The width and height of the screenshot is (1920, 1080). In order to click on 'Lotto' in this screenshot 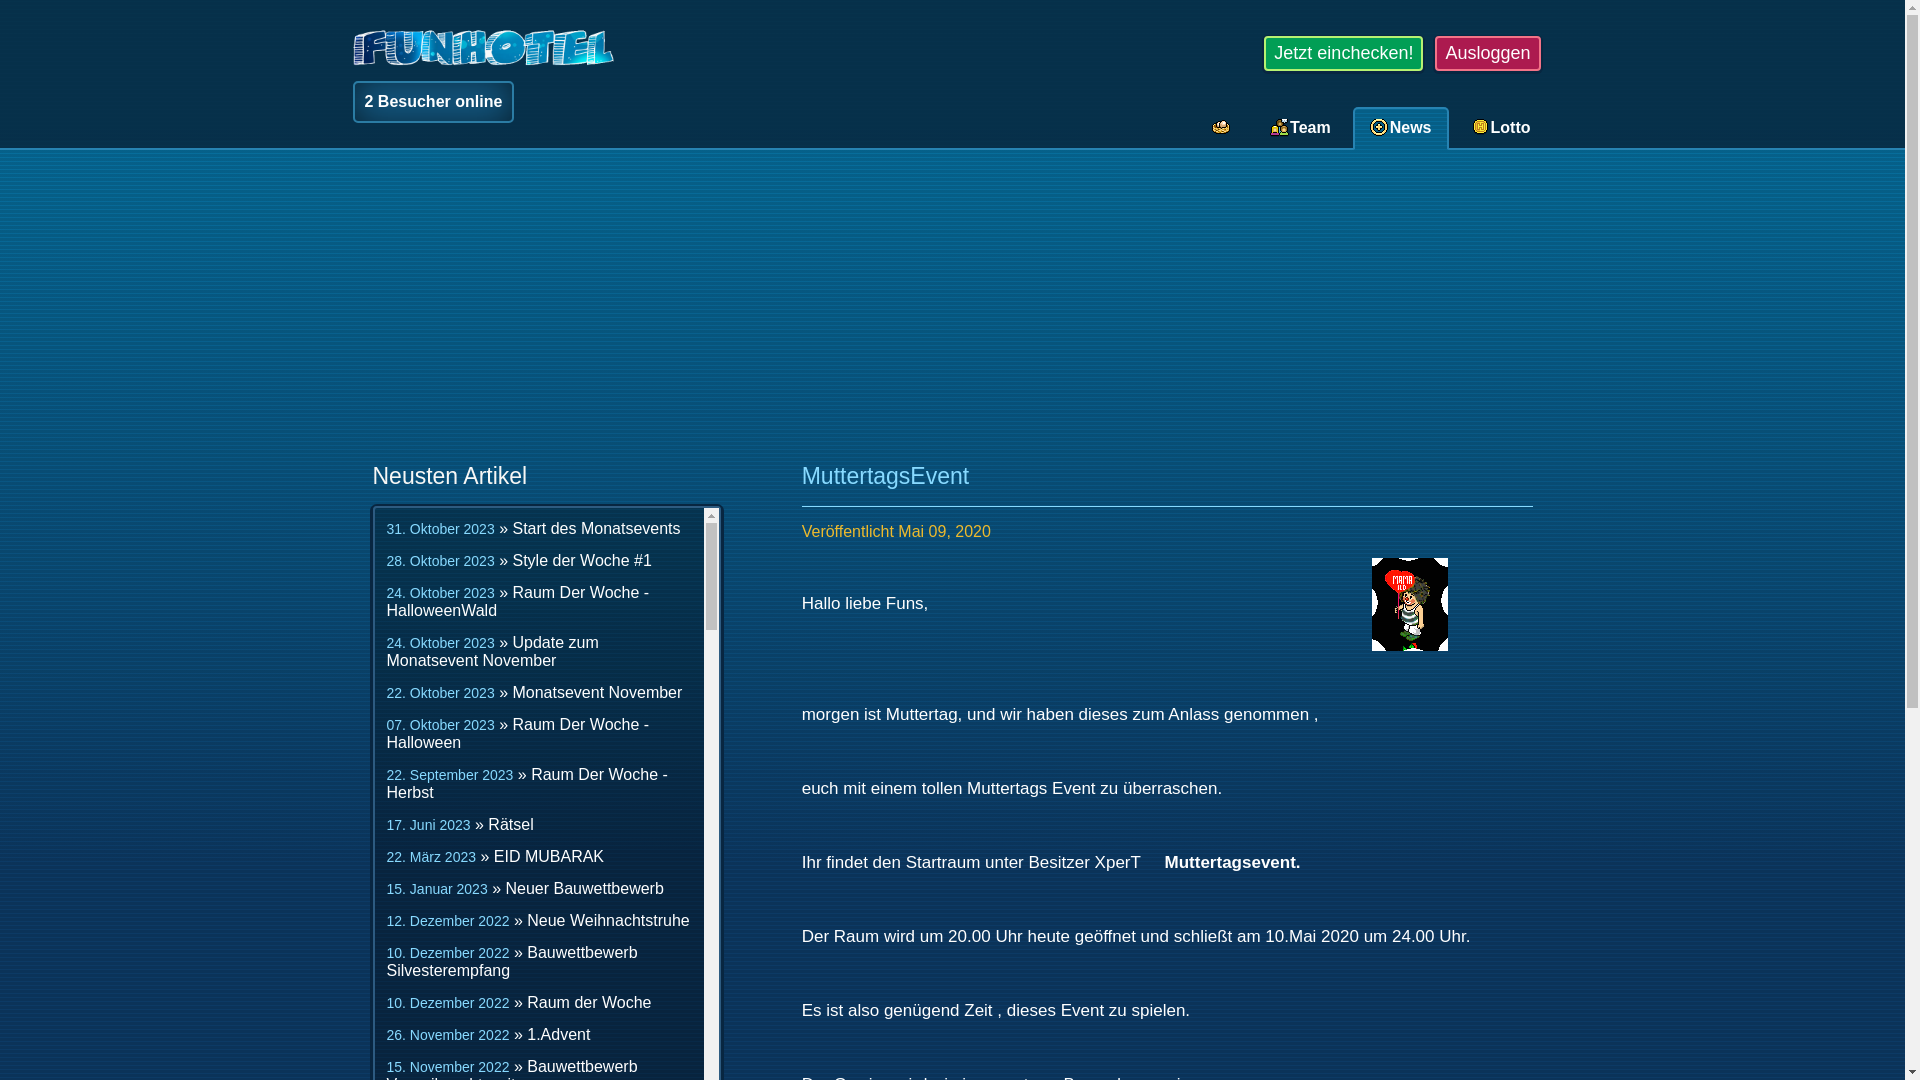, I will do `click(1503, 127)`.